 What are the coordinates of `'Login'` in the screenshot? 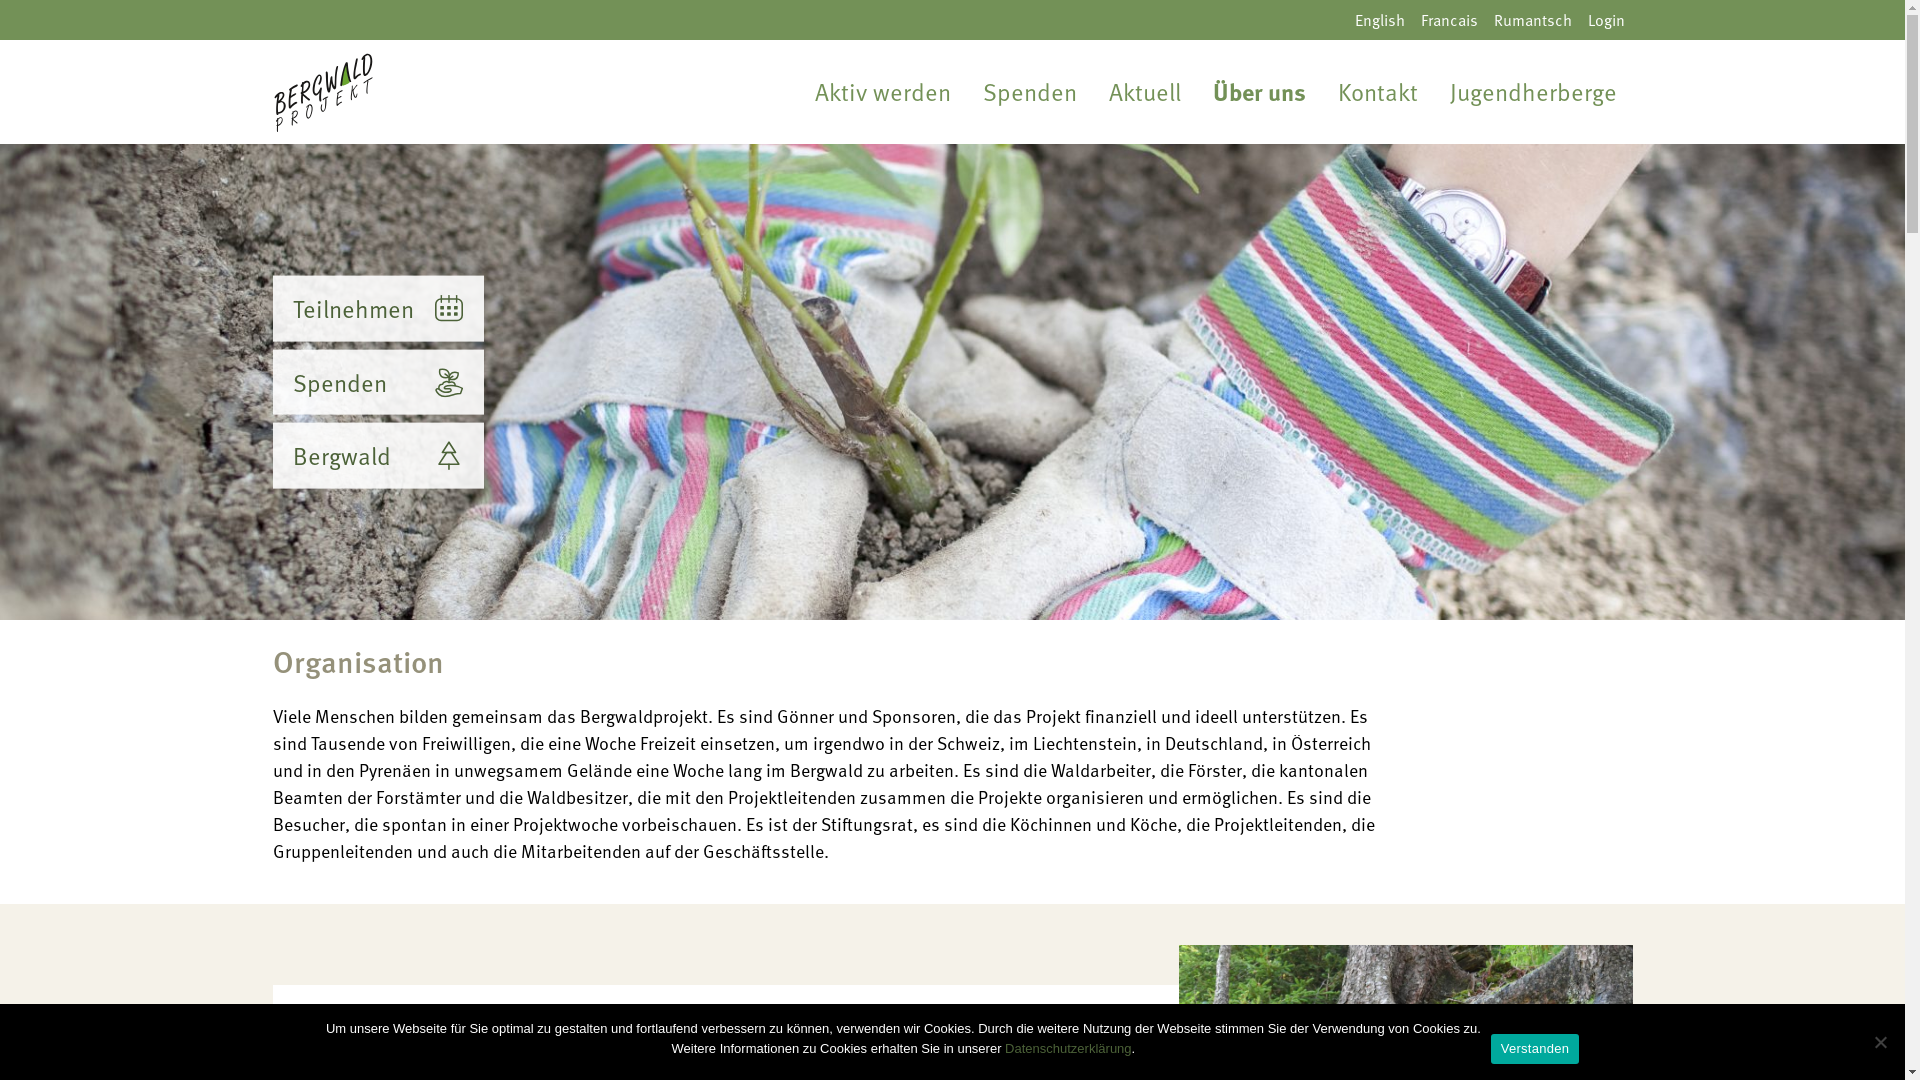 It's located at (1606, 19).